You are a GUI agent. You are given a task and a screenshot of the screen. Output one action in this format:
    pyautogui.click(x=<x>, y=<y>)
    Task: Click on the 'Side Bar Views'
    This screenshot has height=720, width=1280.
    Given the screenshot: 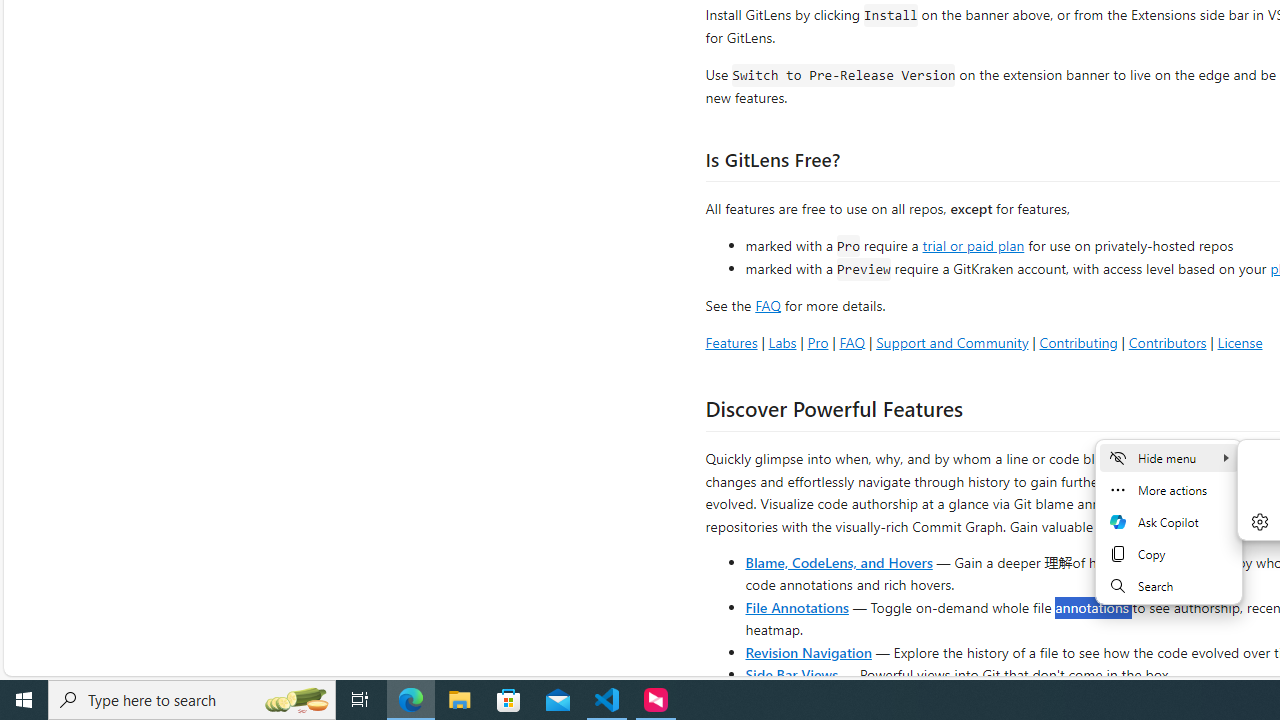 What is the action you would take?
    pyautogui.click(x=790, y=673)
    